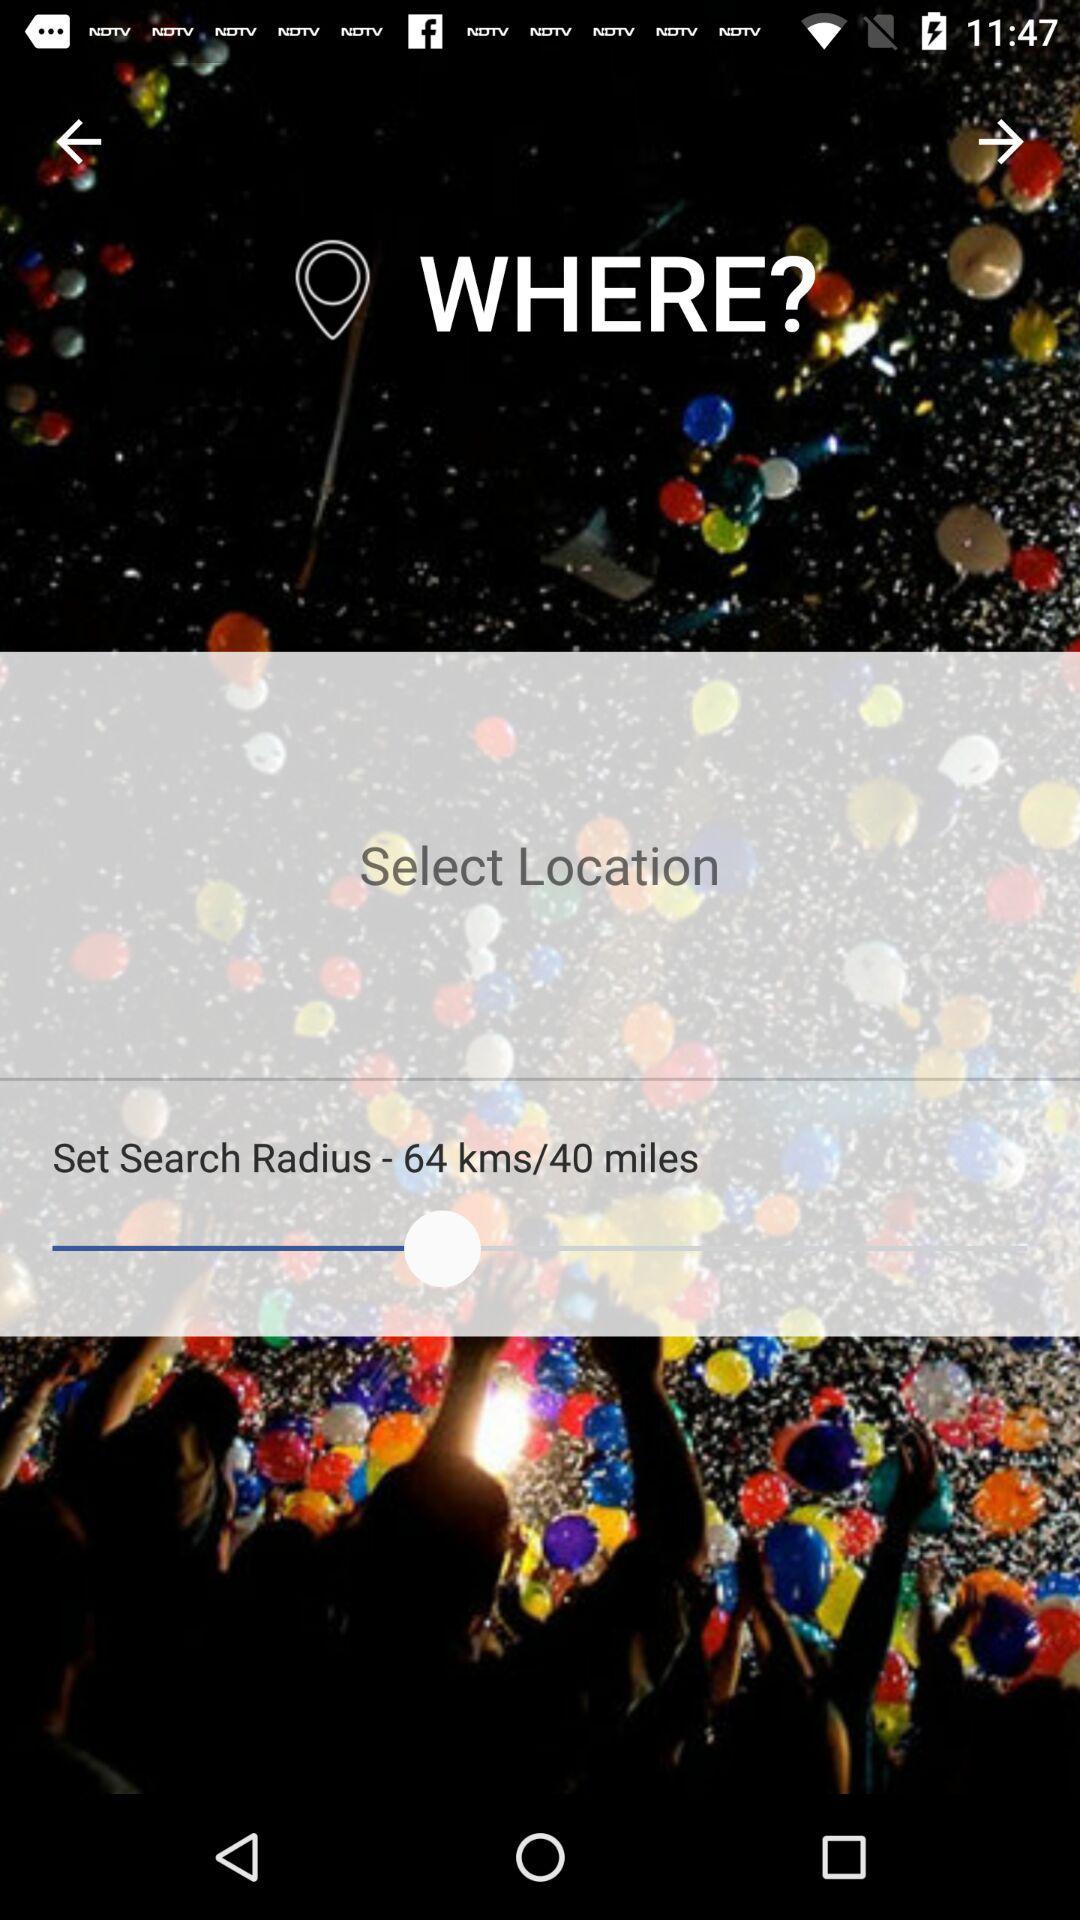 The image size is (1080, 1920). What do you see at coordinates (1001, 140) in the screenshot?
I see `the arrow_forward icon` at bounding box center [1001, 140].